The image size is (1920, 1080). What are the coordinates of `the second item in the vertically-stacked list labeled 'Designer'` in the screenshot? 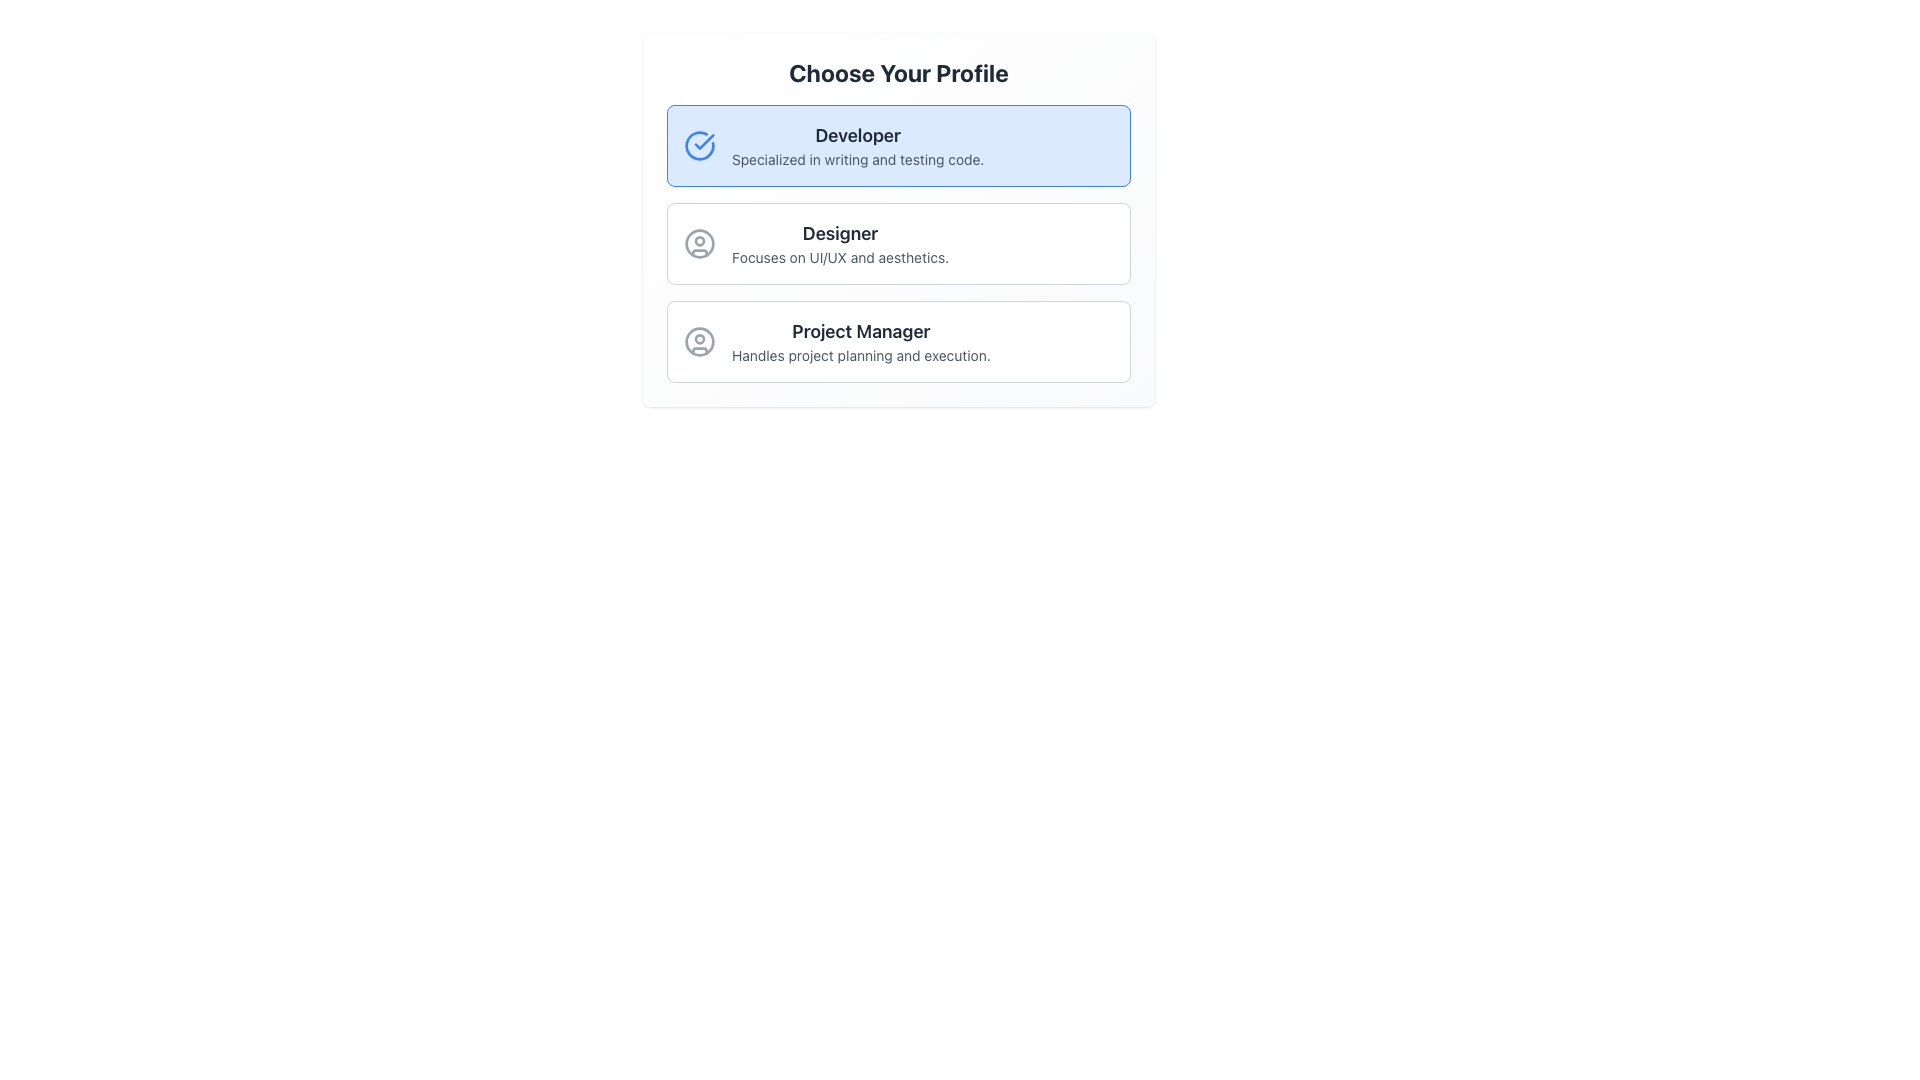 It's located at (897, 242).